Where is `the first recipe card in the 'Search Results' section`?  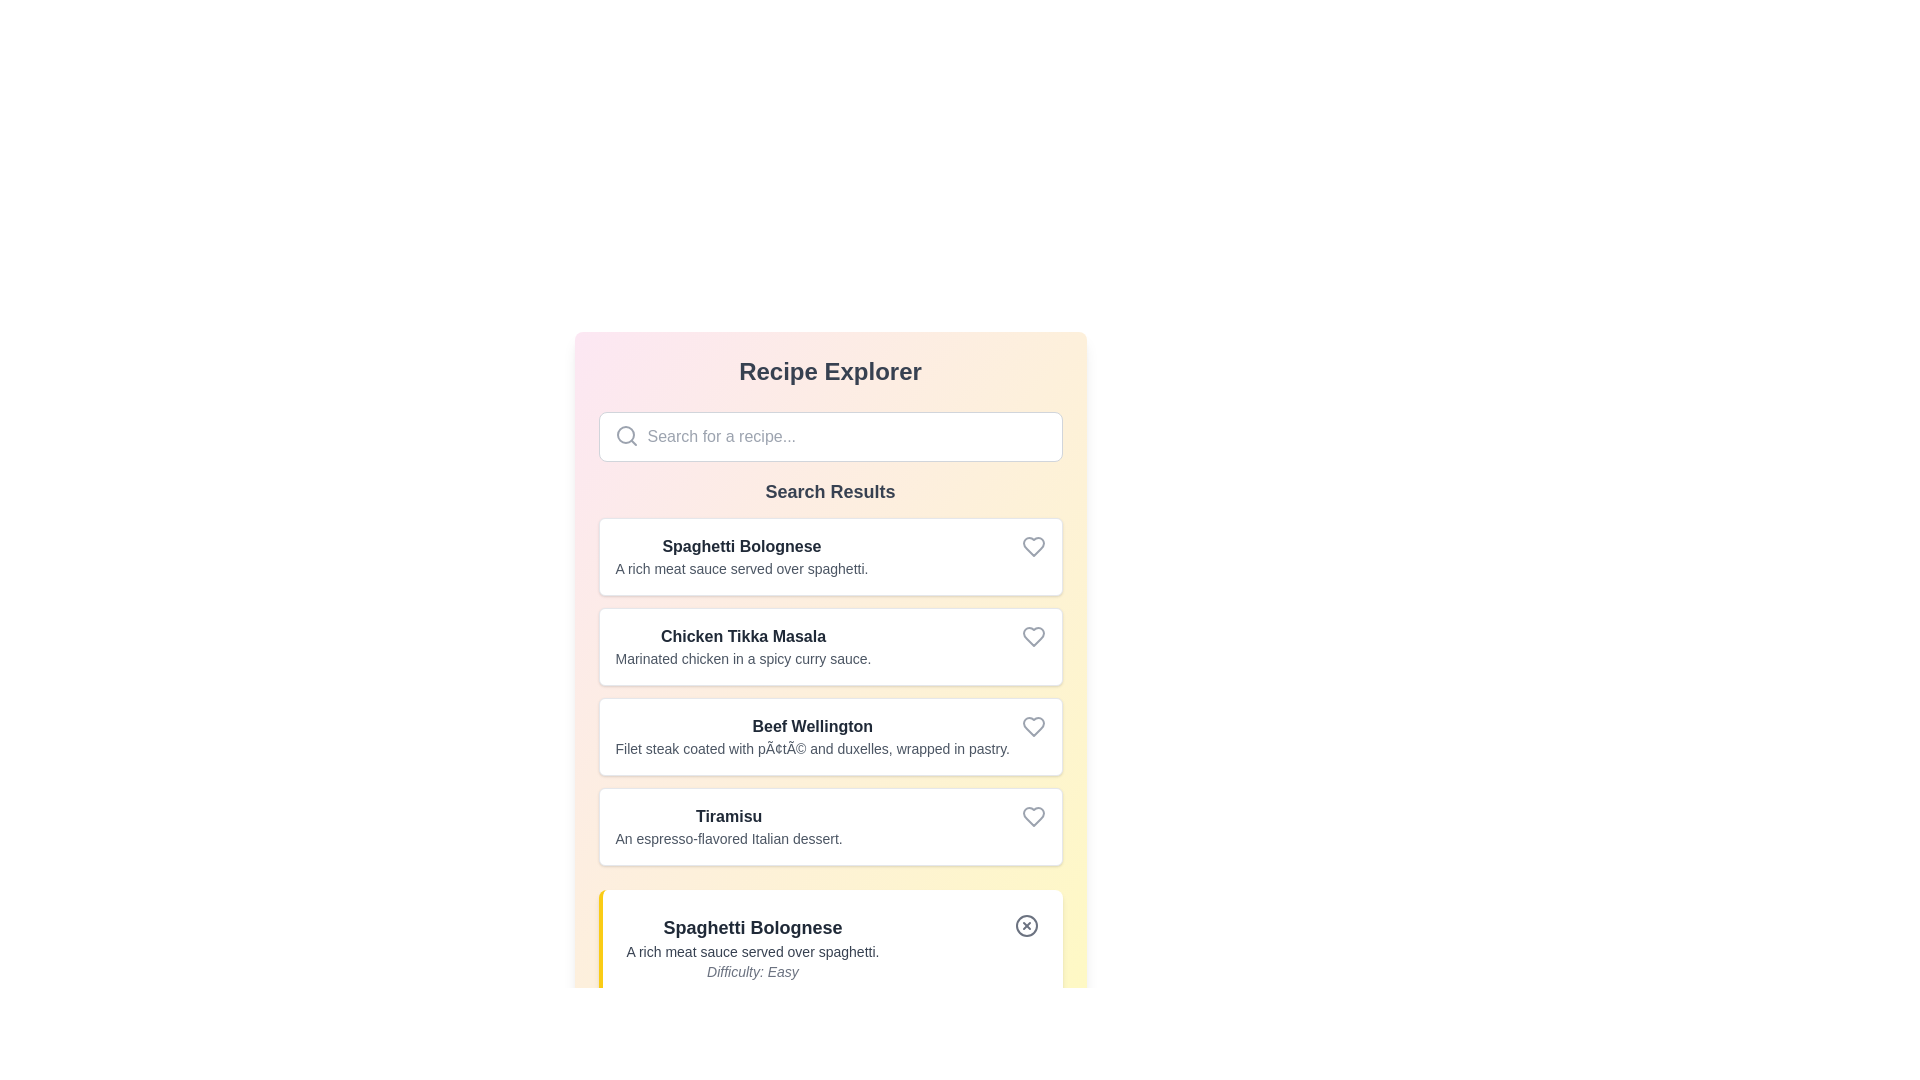 the first recipe card in the 'Search Results' section is located at coordinates (830, 556).